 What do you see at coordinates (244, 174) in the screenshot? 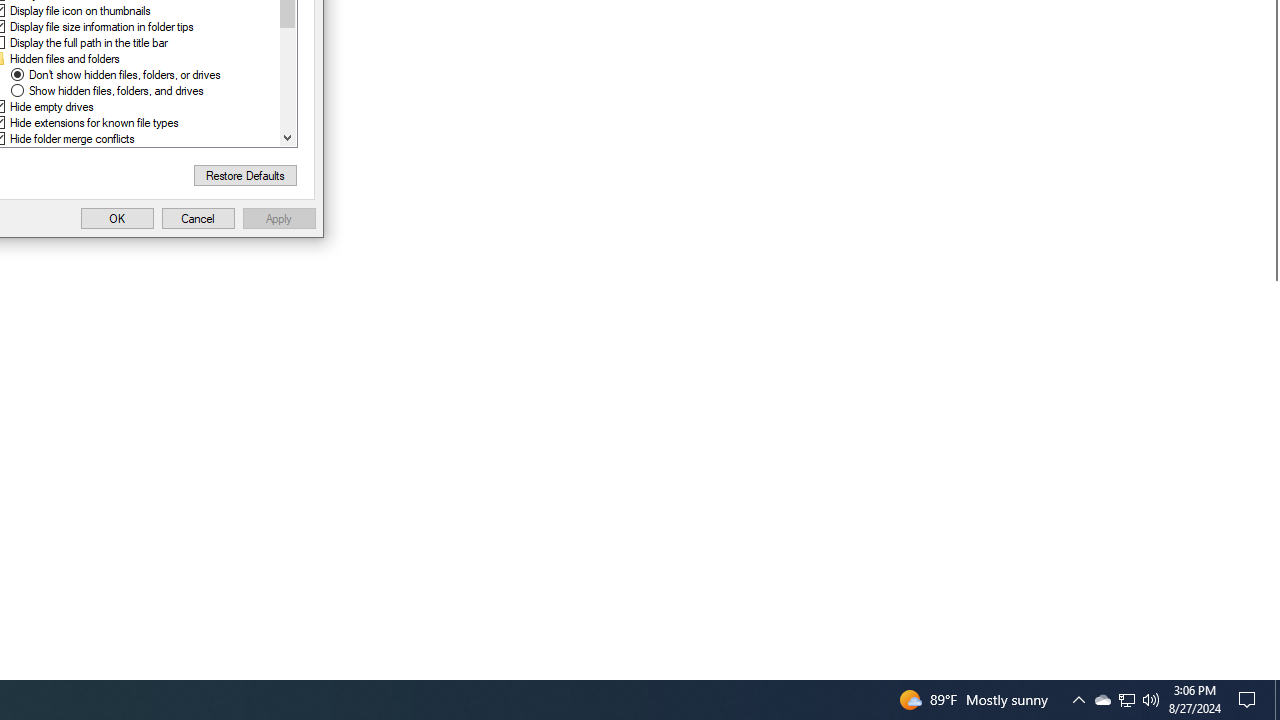
I see `'Restore Defaults'` at bounding box center [244, 174].